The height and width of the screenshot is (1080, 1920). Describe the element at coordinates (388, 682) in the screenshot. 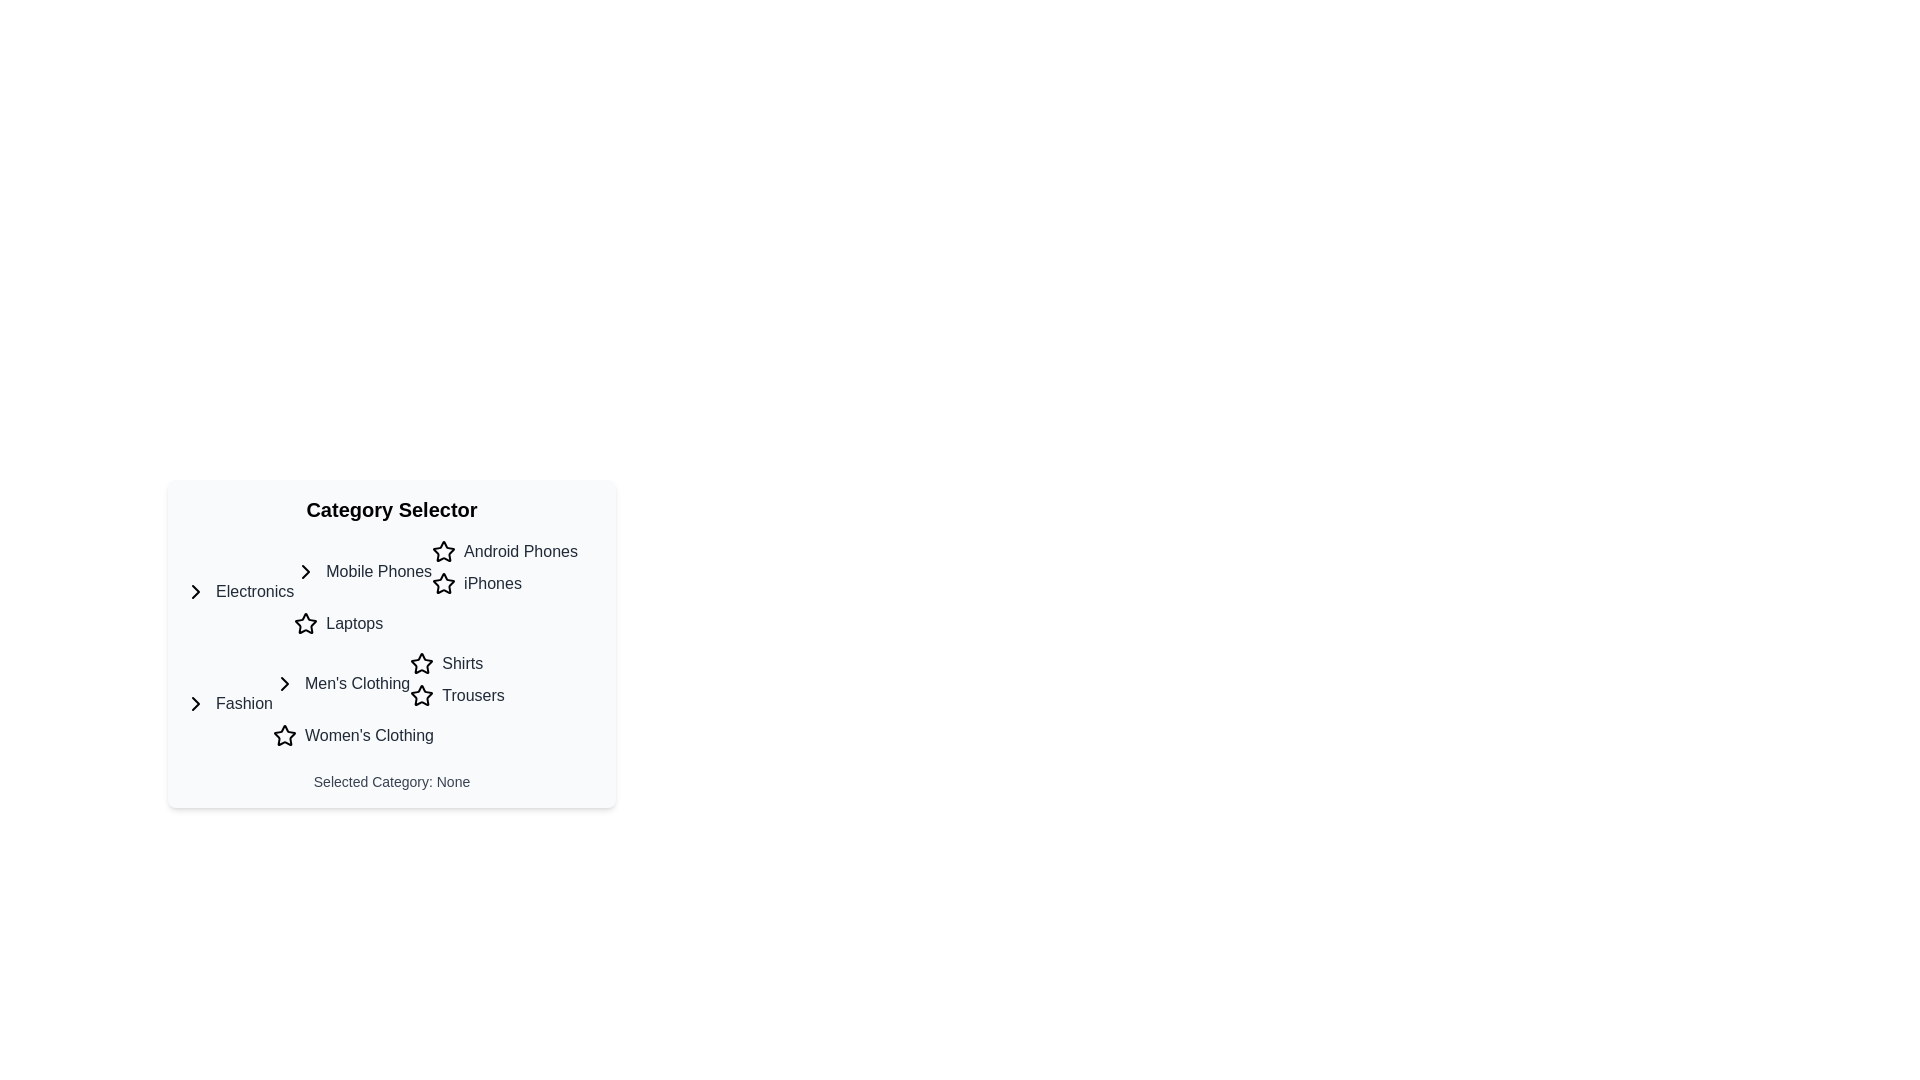

I see `the 'Men's Clothing' category list item` at that location.